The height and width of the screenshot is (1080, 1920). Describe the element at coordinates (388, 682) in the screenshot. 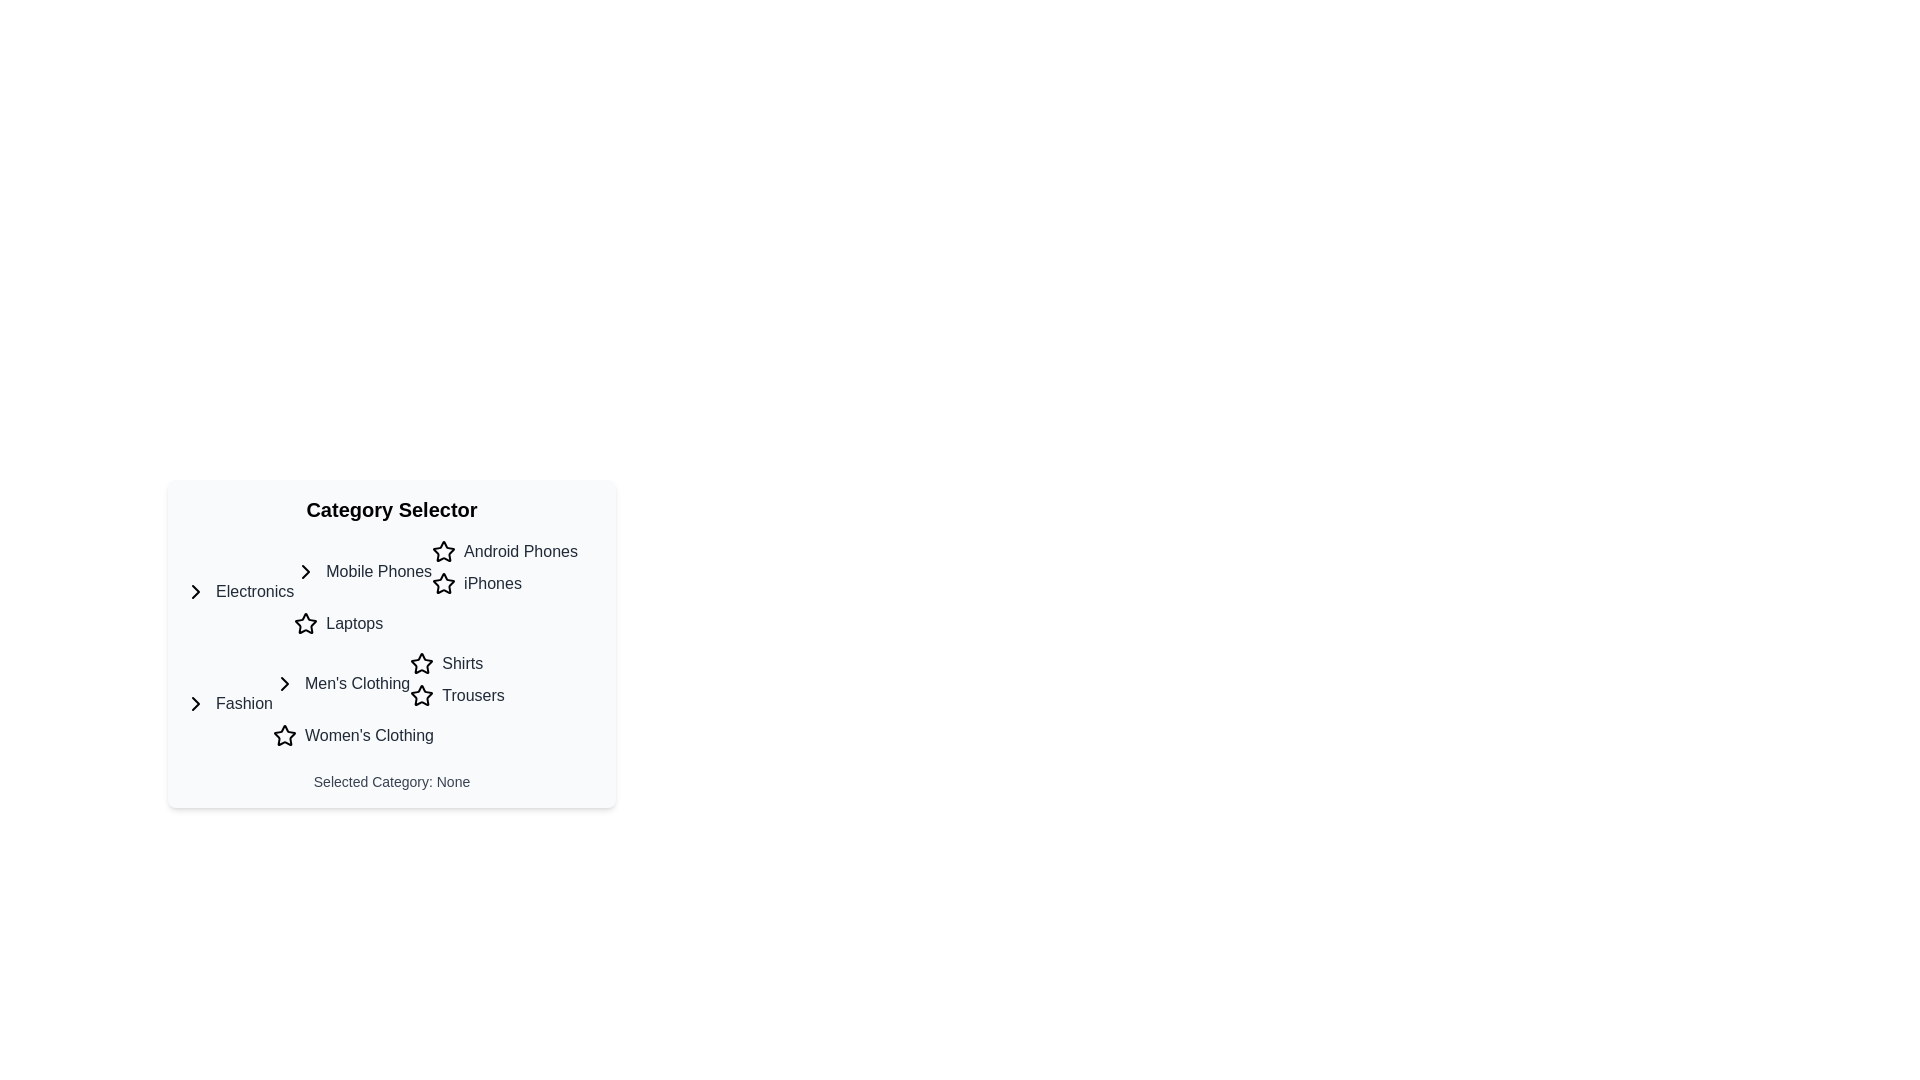

I see `the 'Men's Clothing' category list item` at that location.